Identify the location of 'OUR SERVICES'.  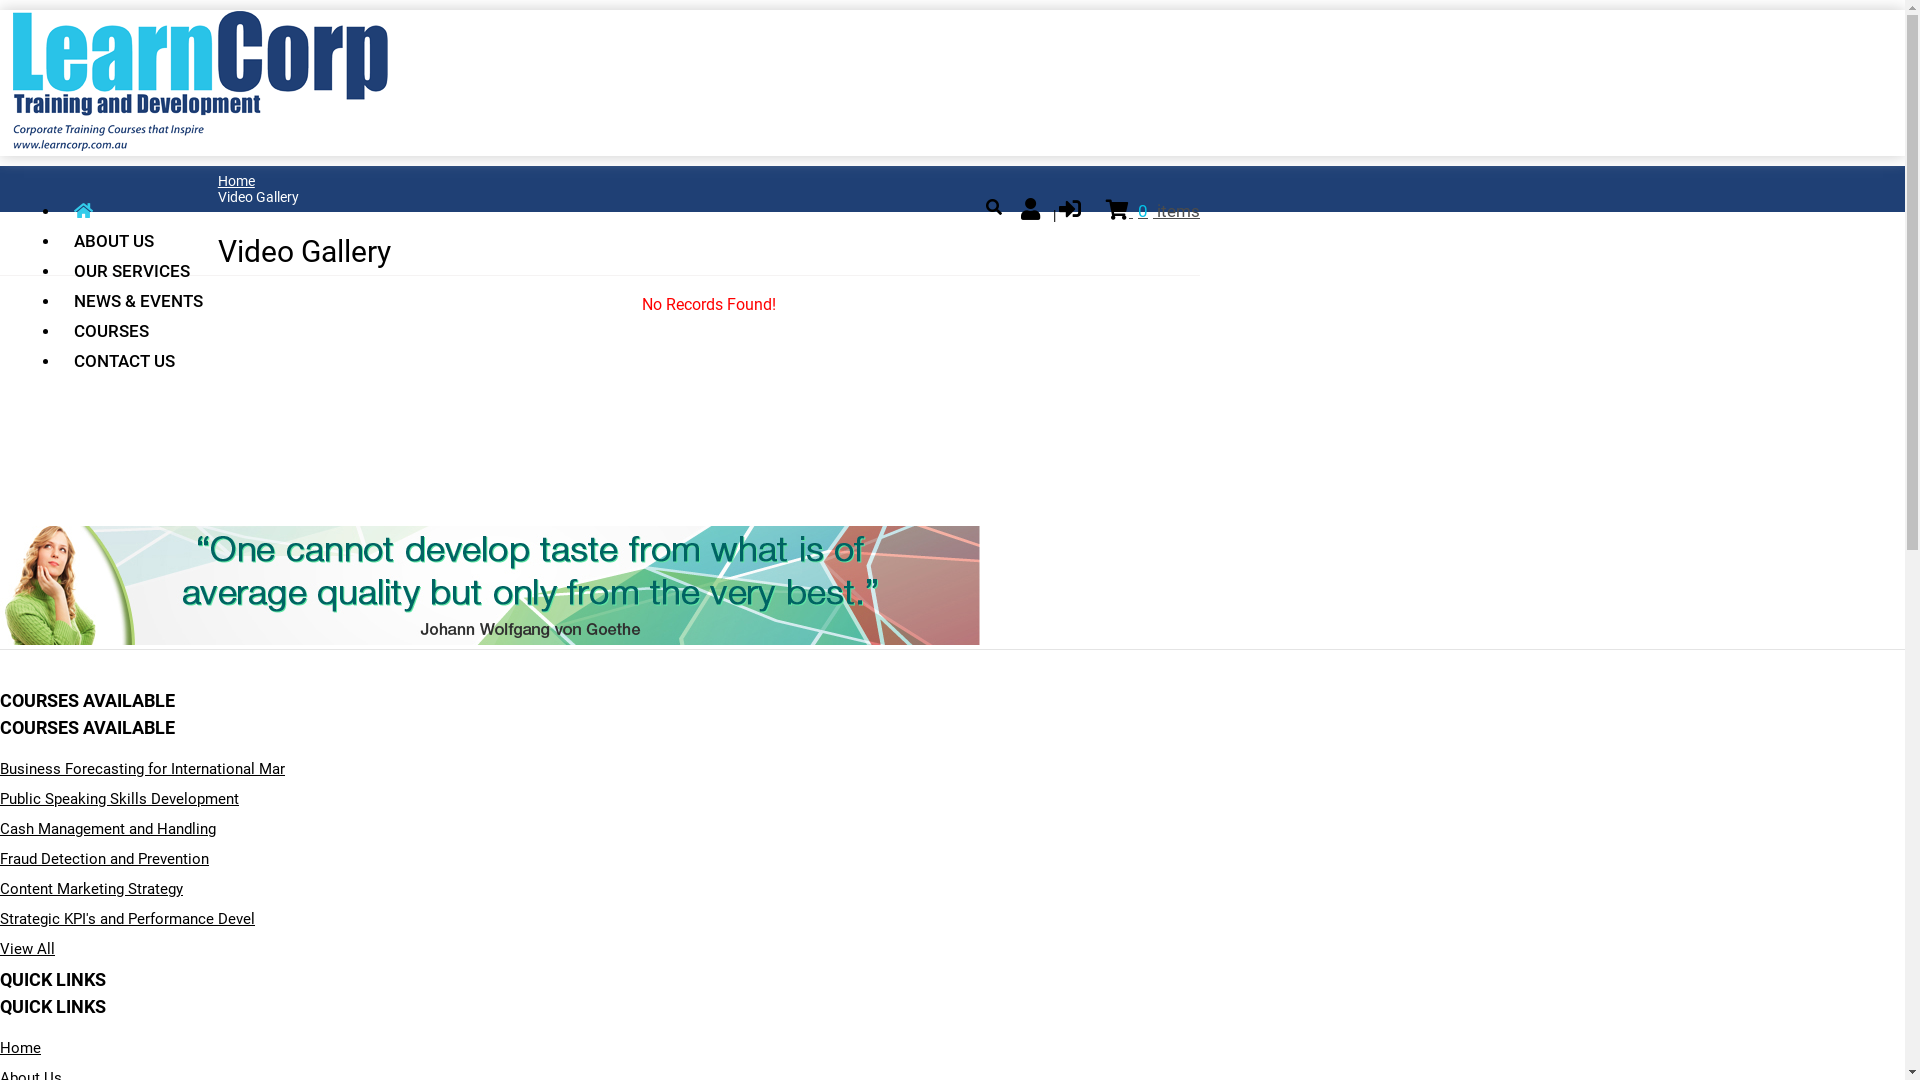
(138, 270).